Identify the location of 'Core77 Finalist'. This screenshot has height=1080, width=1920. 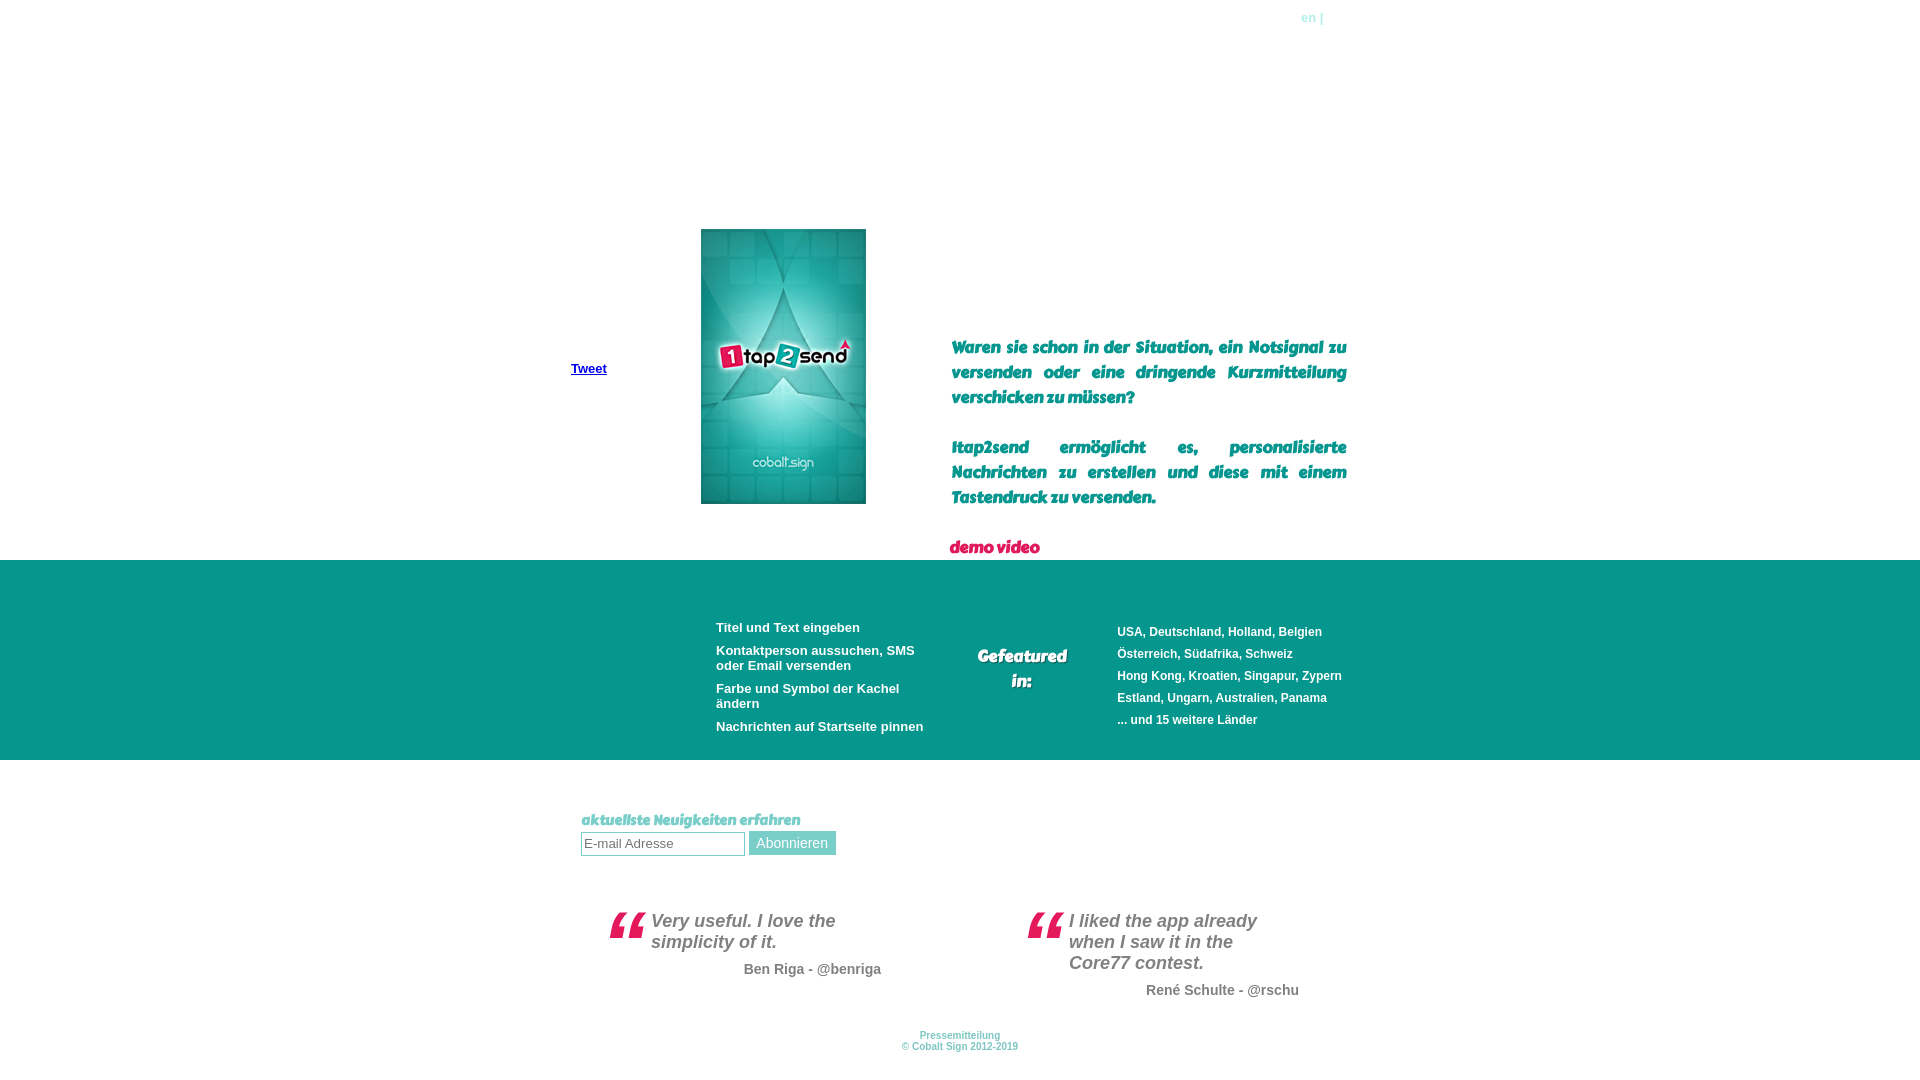
(666, 51).